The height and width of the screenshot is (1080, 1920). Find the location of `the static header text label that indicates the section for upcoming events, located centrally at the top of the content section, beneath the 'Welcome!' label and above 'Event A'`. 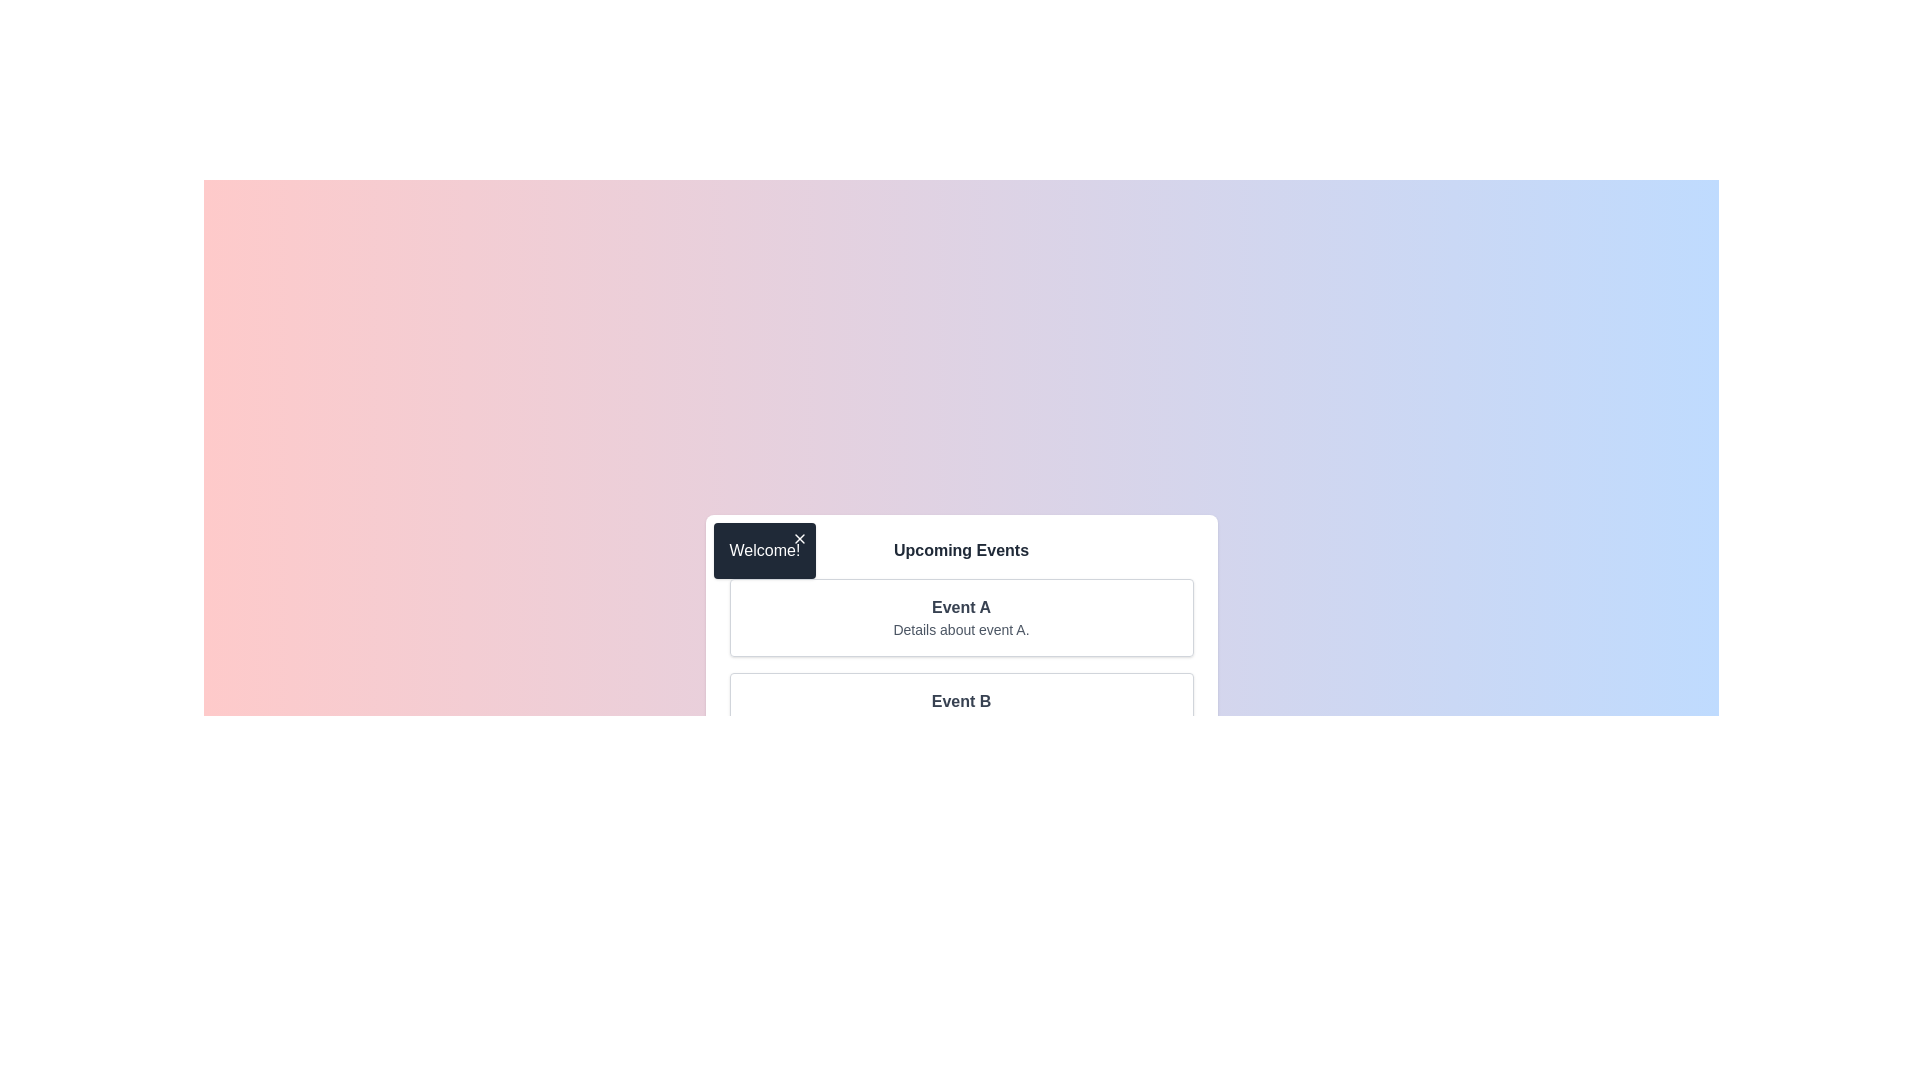

the static header text label that indicates the section for upcoming events, located centrally at the top of the content section, beneath the 'Welcome!' label and above 'Event A' is located at coordinates (961, 551).